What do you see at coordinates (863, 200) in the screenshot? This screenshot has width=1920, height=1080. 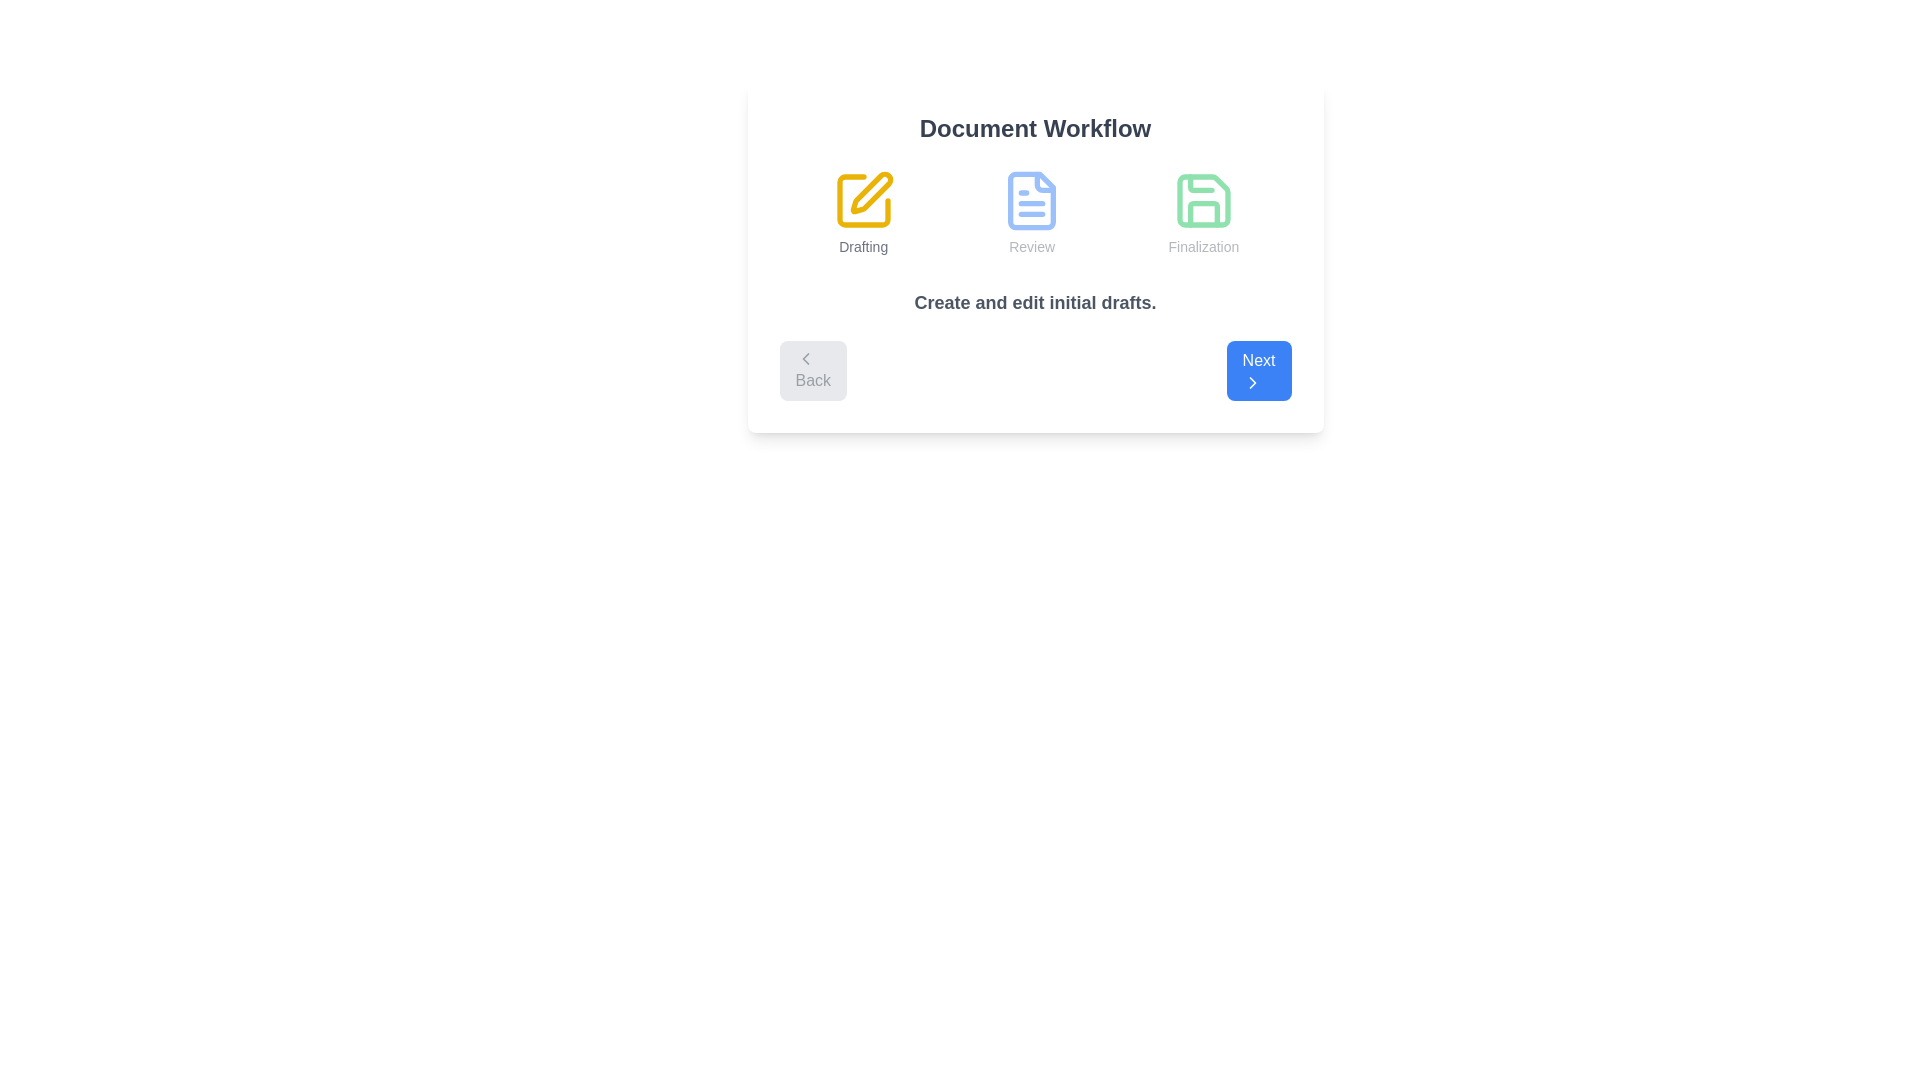 I see `the 'Drafting' icon, which is the first icon under the 'Document Workflow' header` at bounding box center [863, 200].